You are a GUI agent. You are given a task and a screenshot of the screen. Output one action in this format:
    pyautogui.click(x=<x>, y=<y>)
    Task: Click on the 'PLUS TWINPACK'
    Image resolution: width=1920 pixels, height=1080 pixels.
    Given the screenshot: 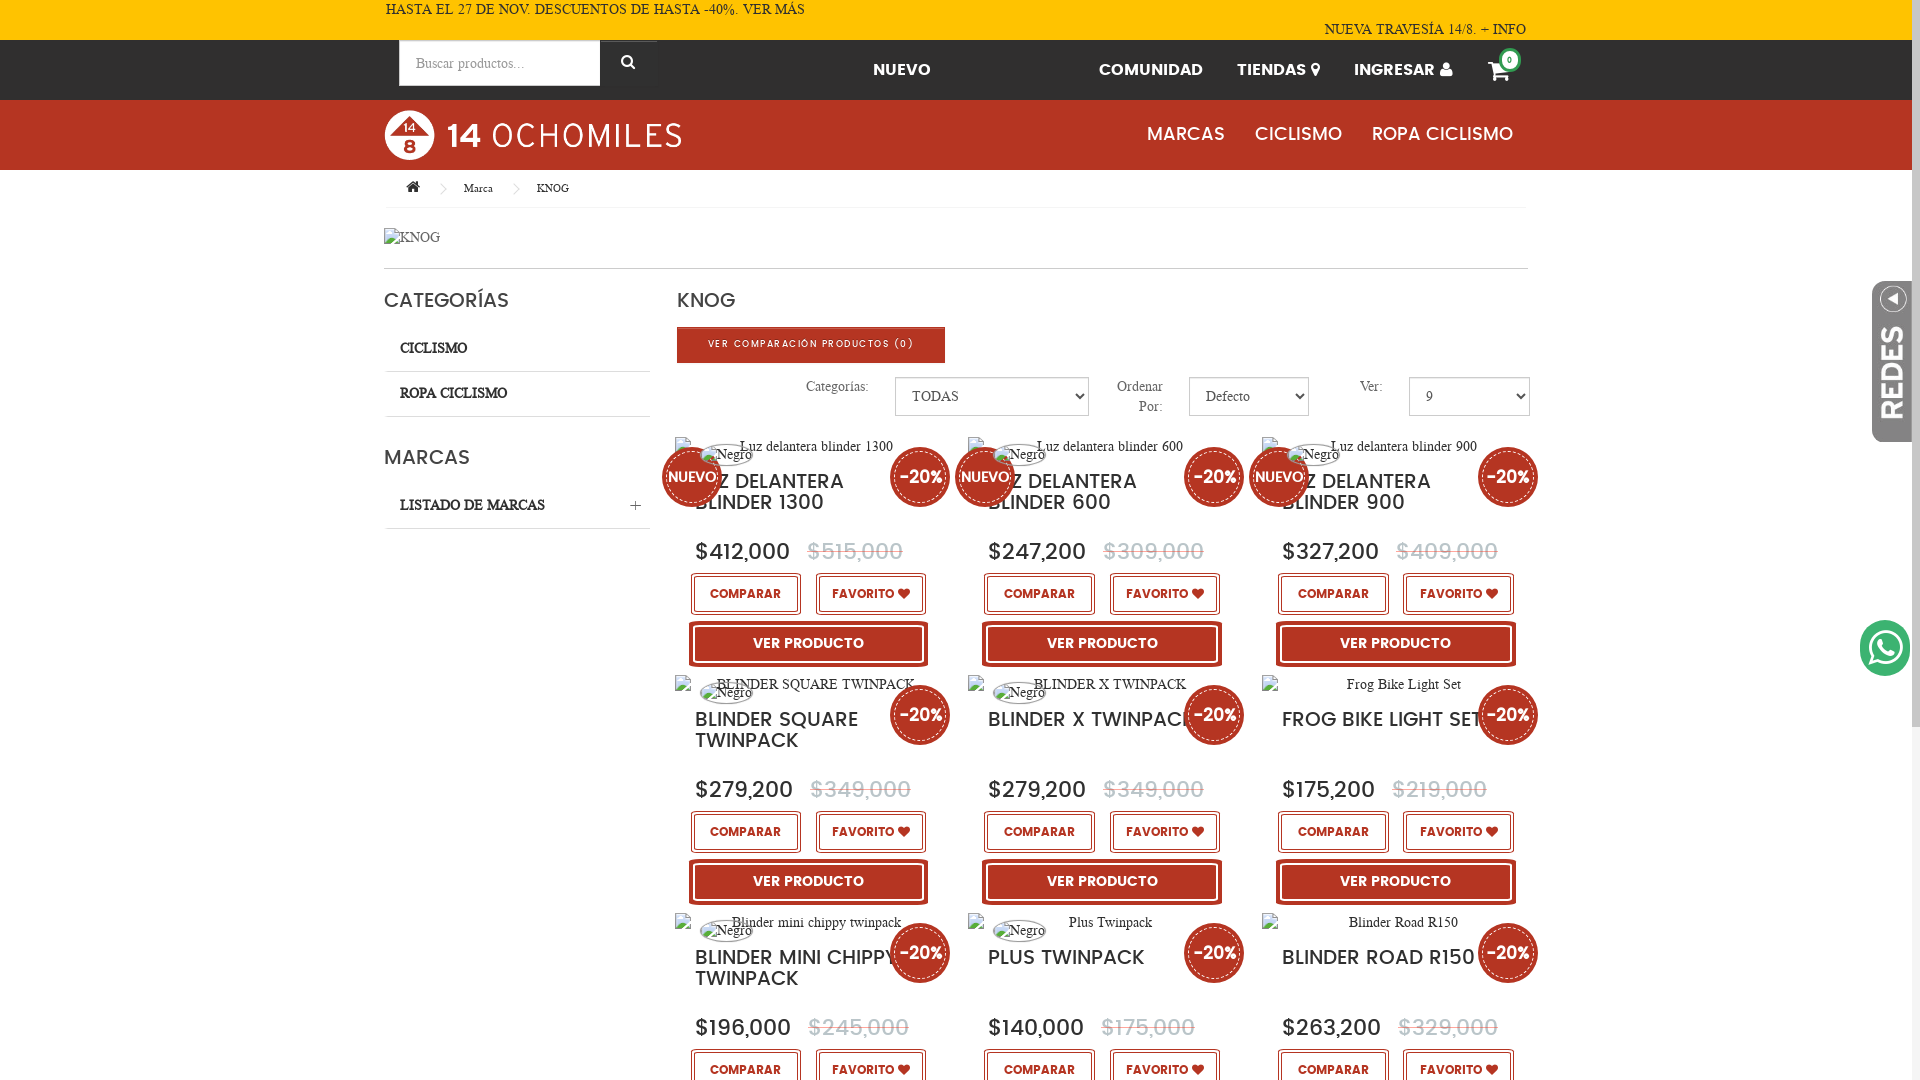 What is the action you would take?
    pyautogui.click(x=1065, y=956)
    